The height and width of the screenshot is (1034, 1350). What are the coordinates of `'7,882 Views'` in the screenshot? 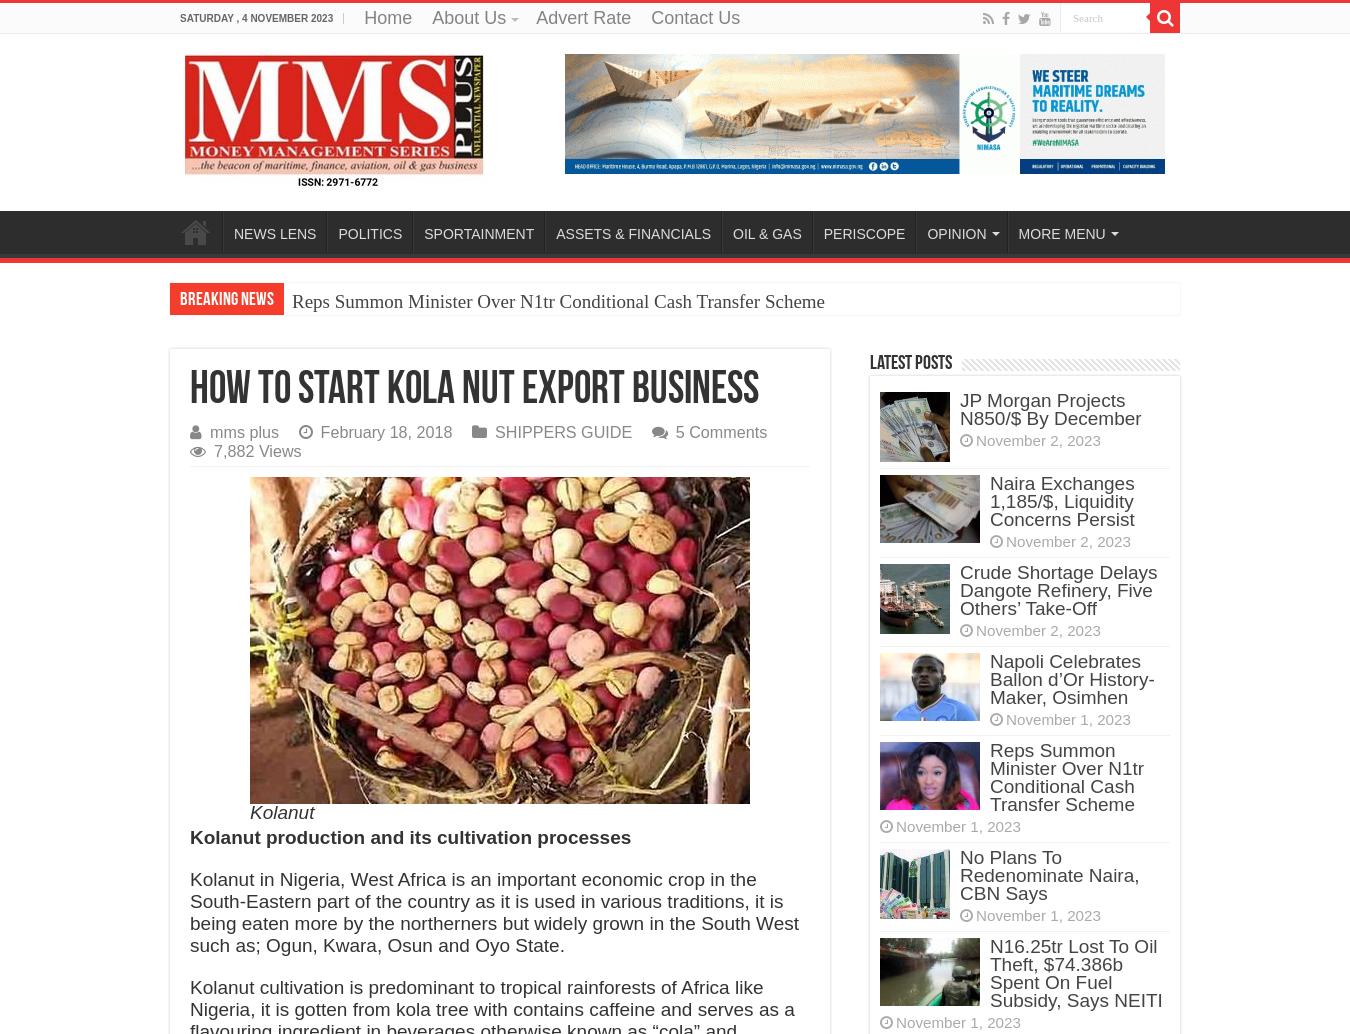 It's located at (256, 450).